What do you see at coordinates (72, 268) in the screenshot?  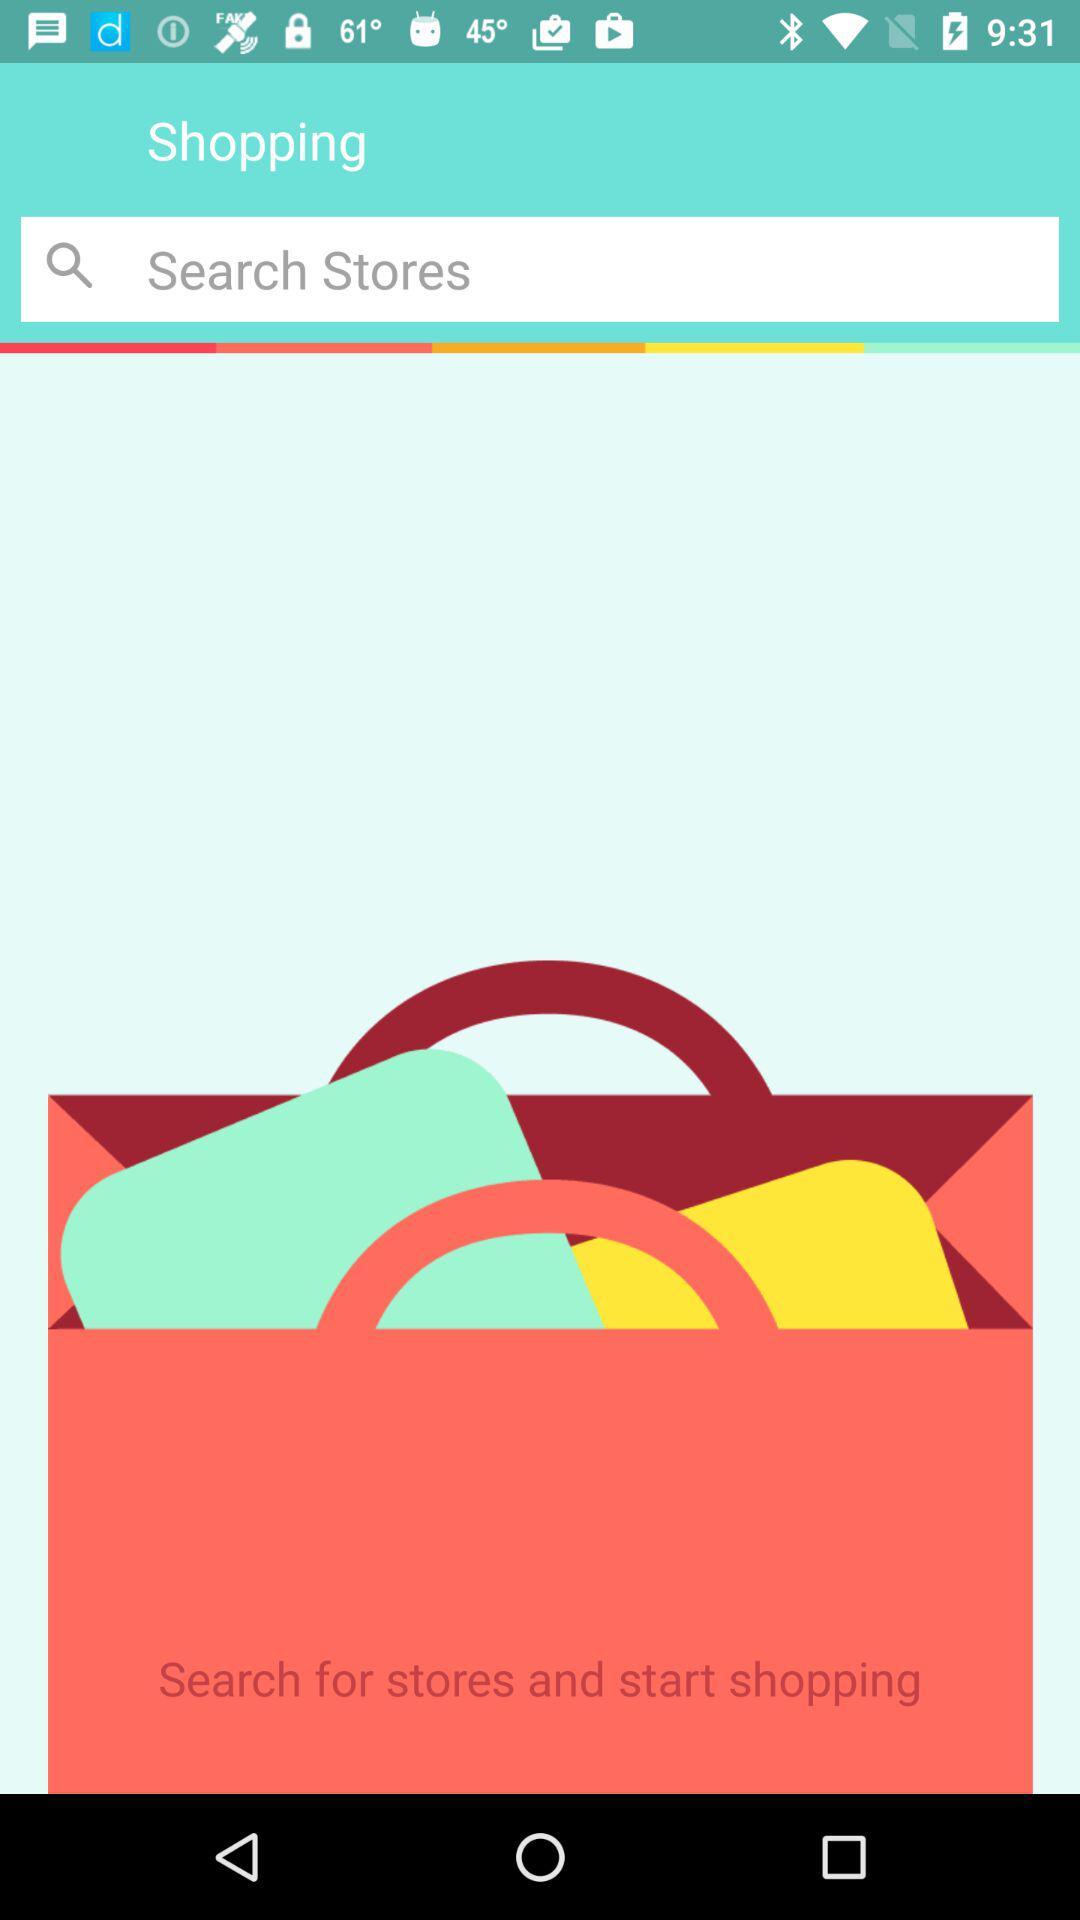 I see `begin search` at bounding box center [72, 268].